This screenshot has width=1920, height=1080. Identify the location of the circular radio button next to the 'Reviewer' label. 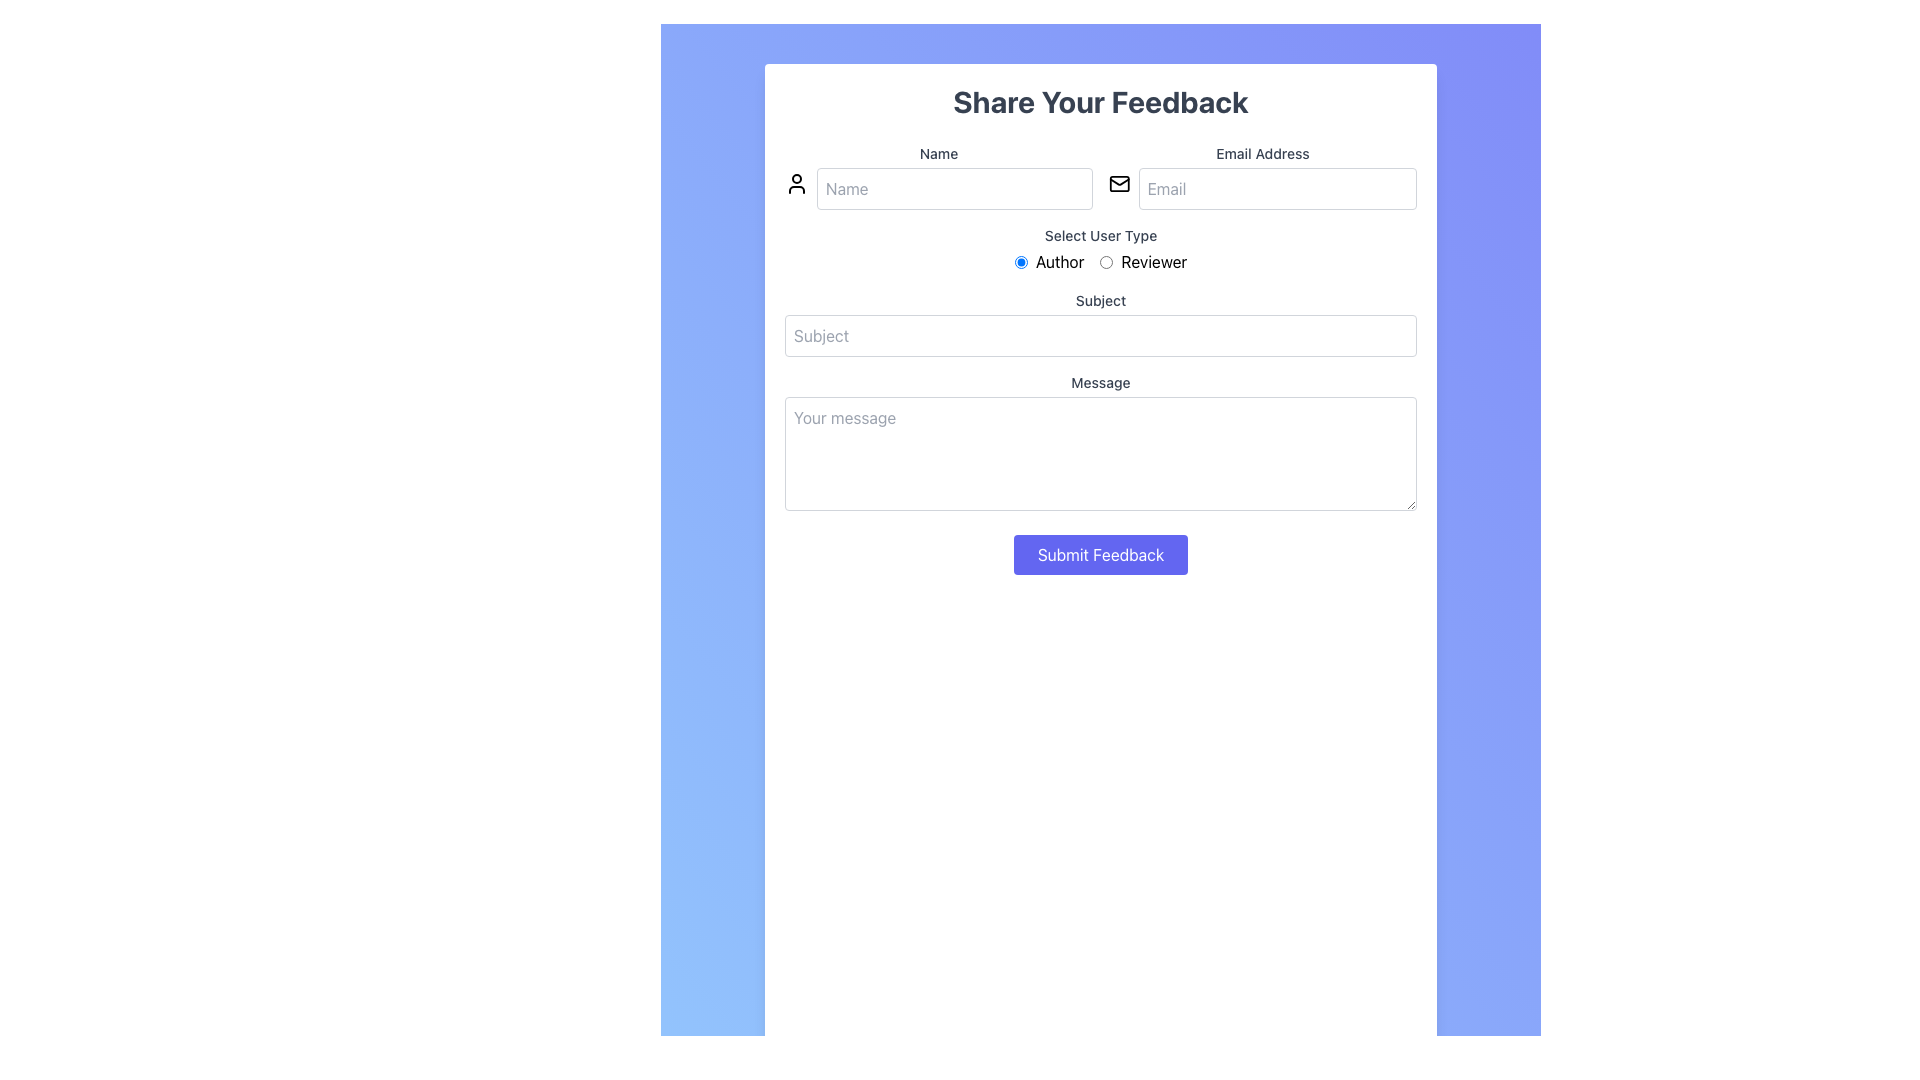
(1105, 261).